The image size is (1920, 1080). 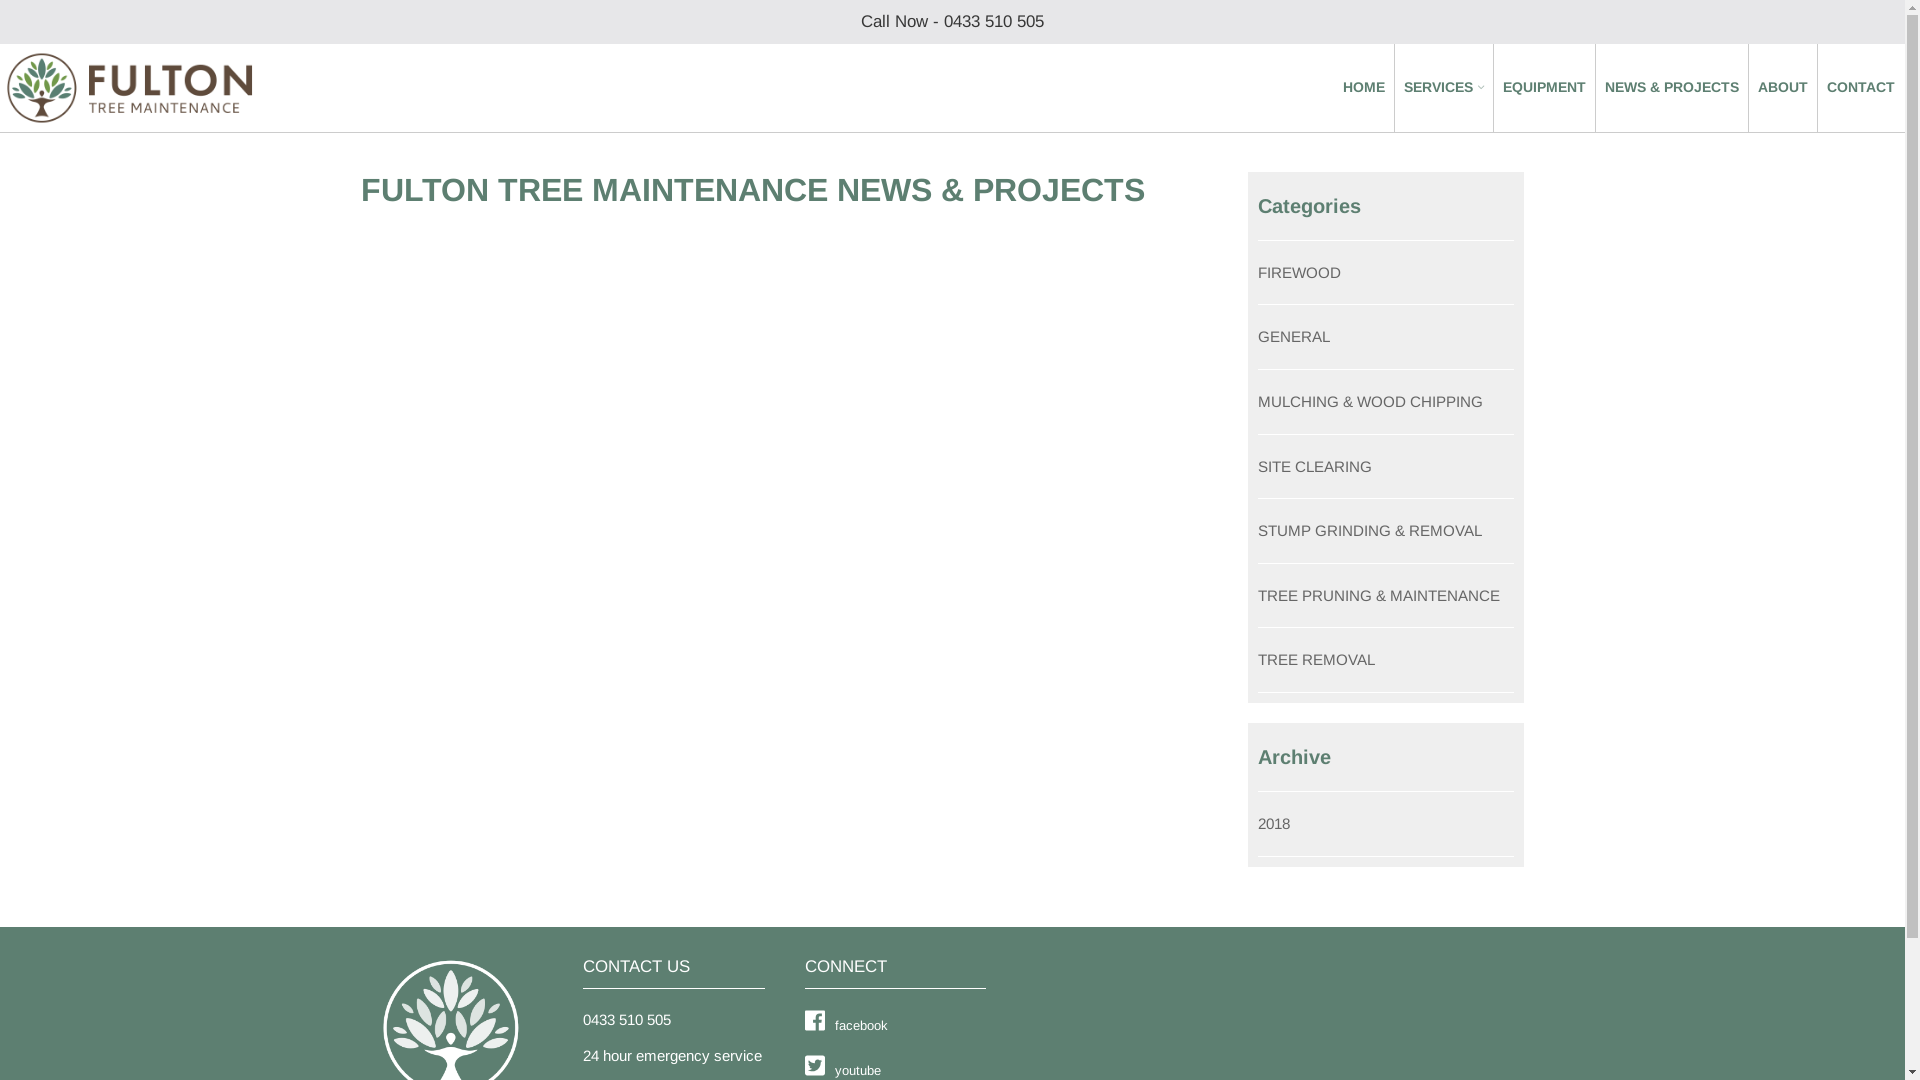 What do you see at coordinates (1671, 87) in the screenshot?
I see `'NEWS & PROJECTS'` at bounding box center [1671, 87].